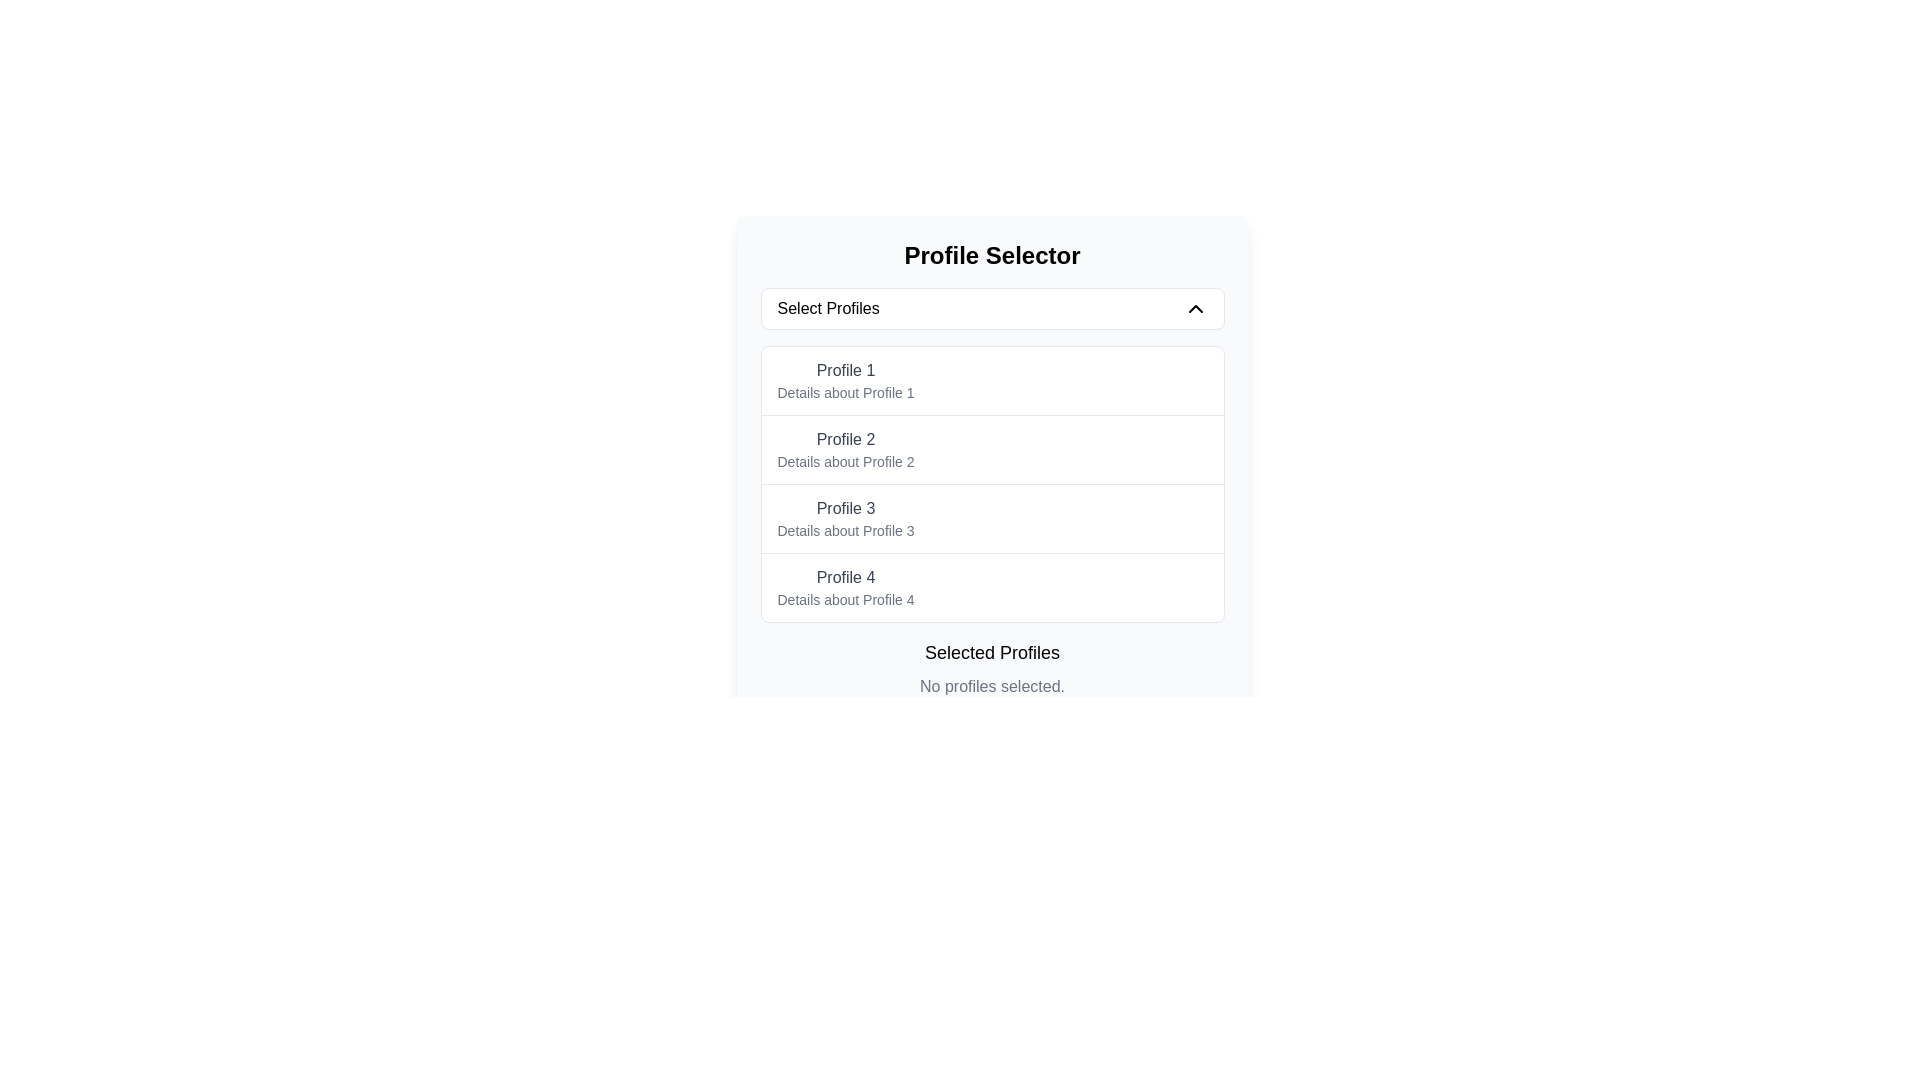 Image resolution: width=1920 pixels, height=1080 pixels. What do you see at coordinates (992, 448) in the screenshot?
I see `the list item labeled 'Profile 2'` at bounding box center [992, 448].